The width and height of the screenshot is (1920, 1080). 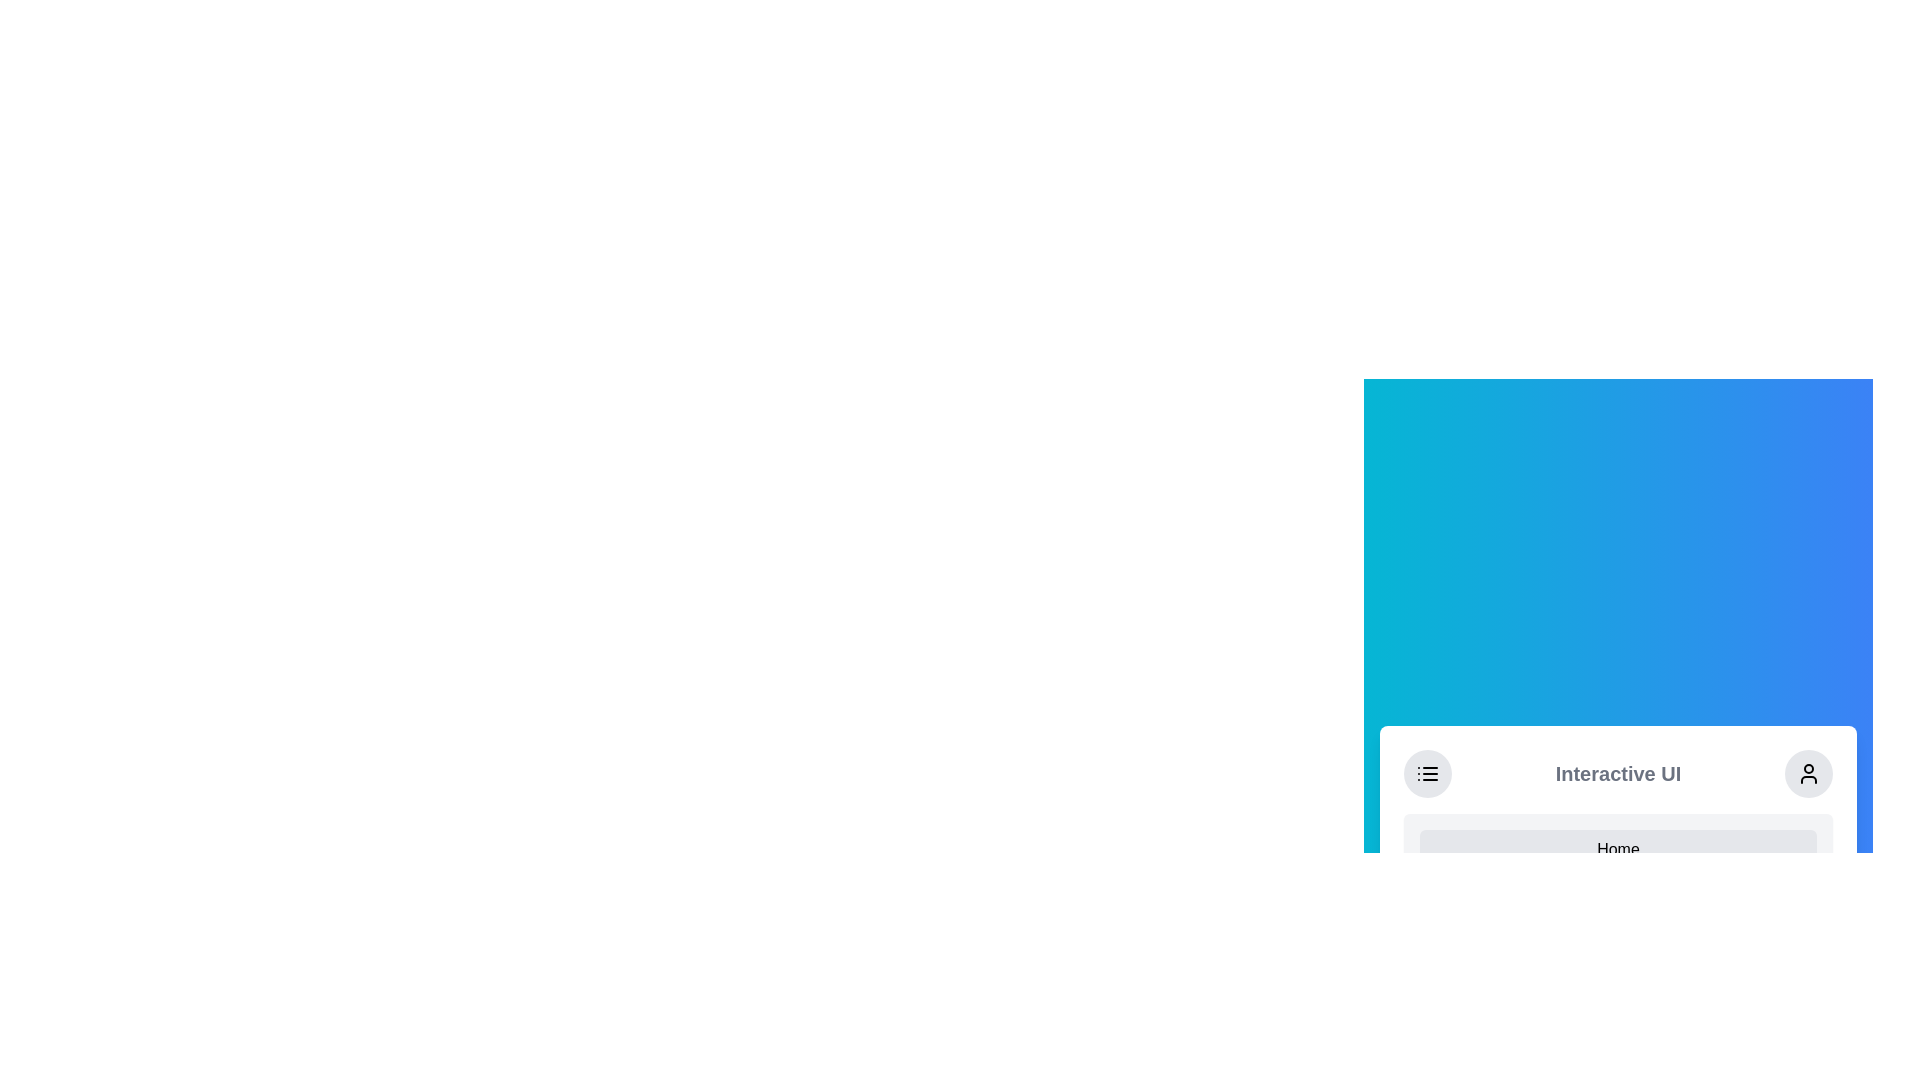 What do you see at coordinates (1427, 773) in the screenshot?
I see `the SVG menu icon represented by three horizontal lines and dots within a circular button located in the header section` at bounding box center [1427, 773].